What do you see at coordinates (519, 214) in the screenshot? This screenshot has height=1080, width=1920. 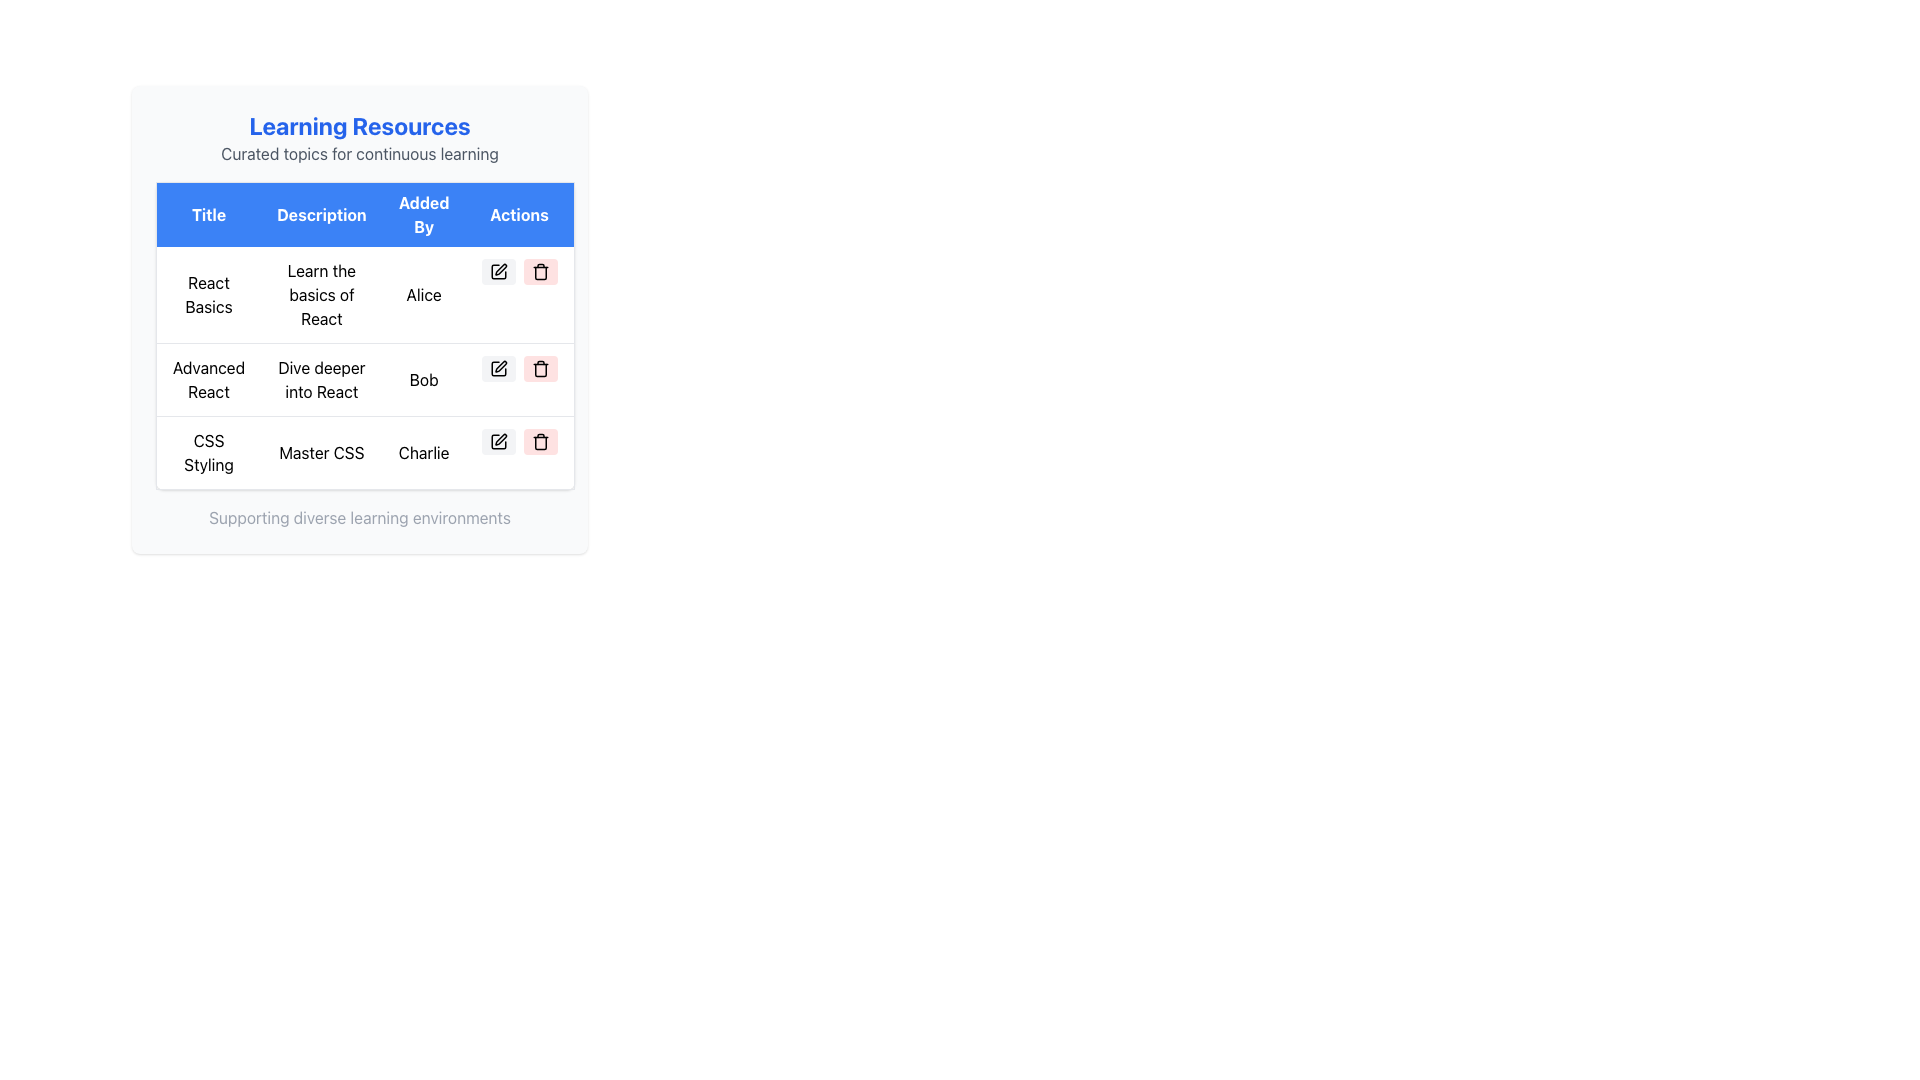 I see `the 'Actions' column header, which is the last column header in a four-column table layout, centrally aligned and located to the right of the 'Added By' header` at bounding box center [519, 214].